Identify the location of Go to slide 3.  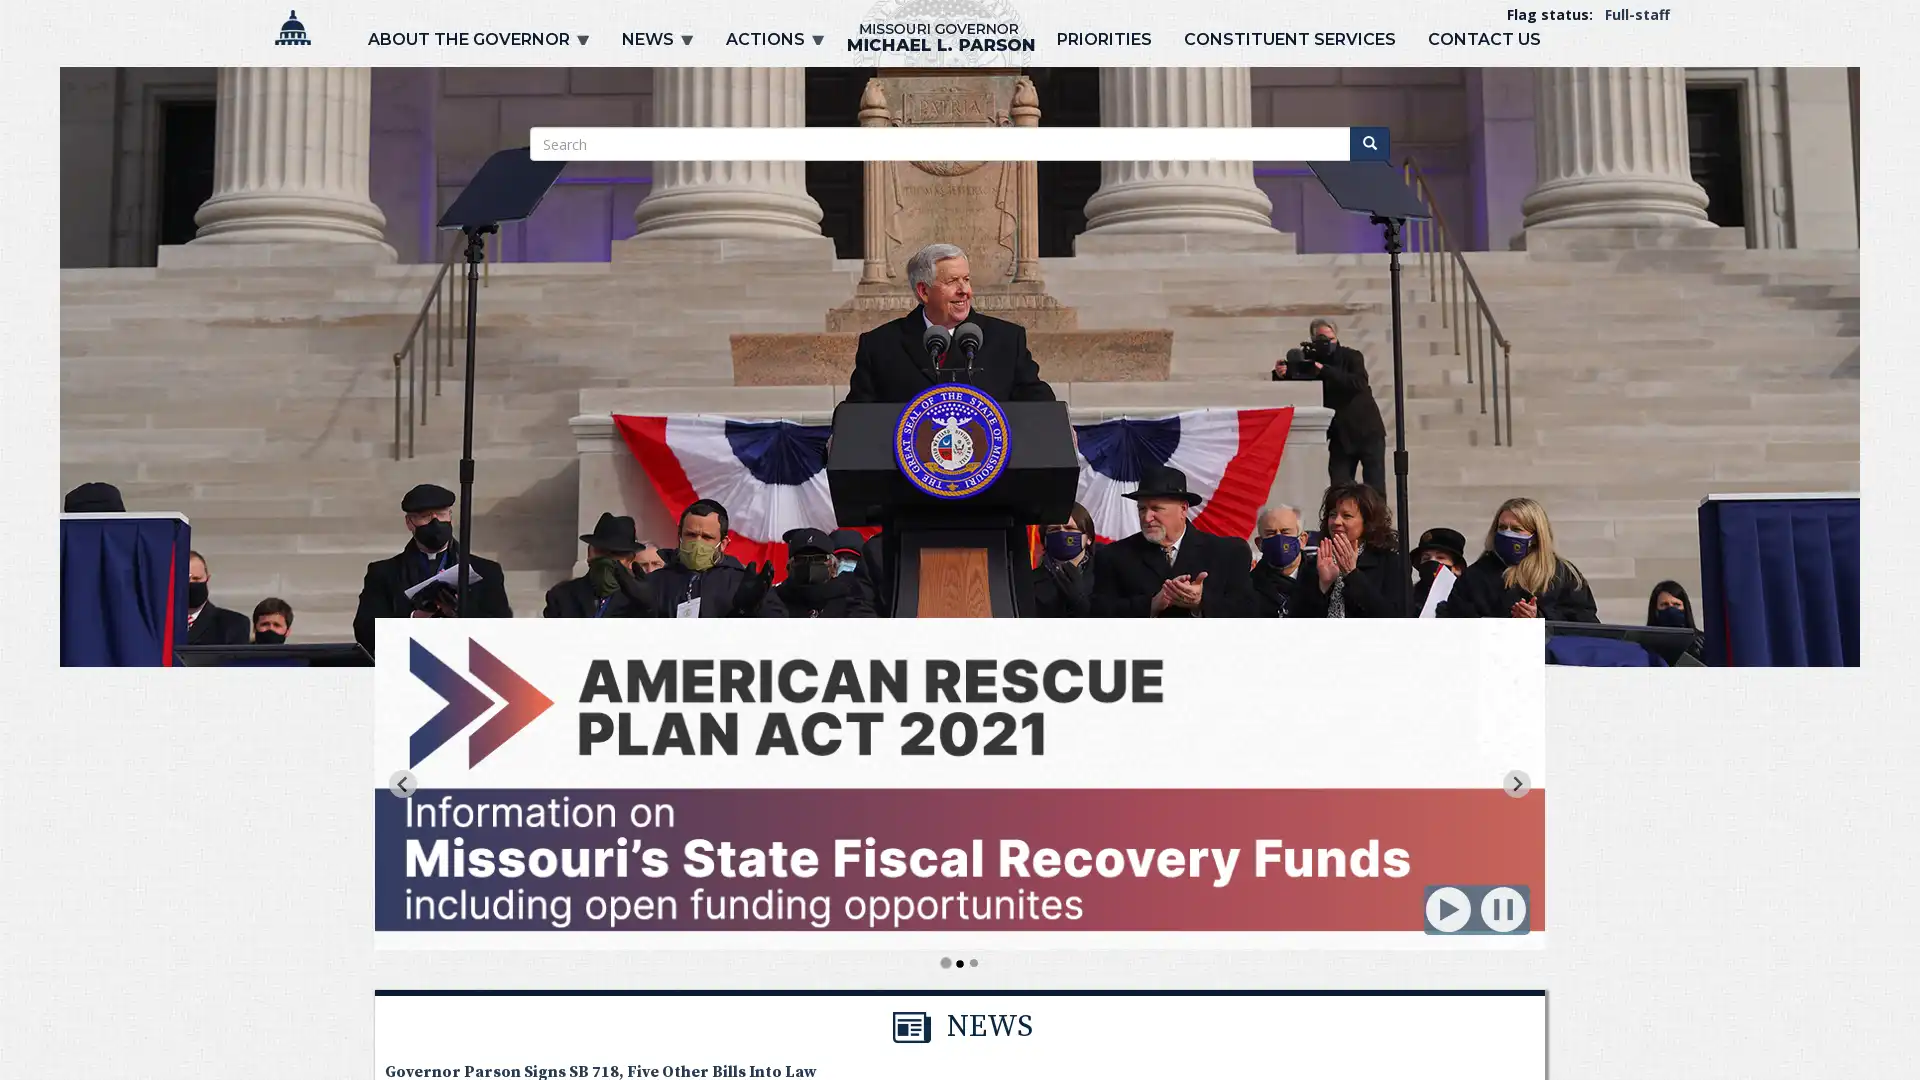
(973, 962).